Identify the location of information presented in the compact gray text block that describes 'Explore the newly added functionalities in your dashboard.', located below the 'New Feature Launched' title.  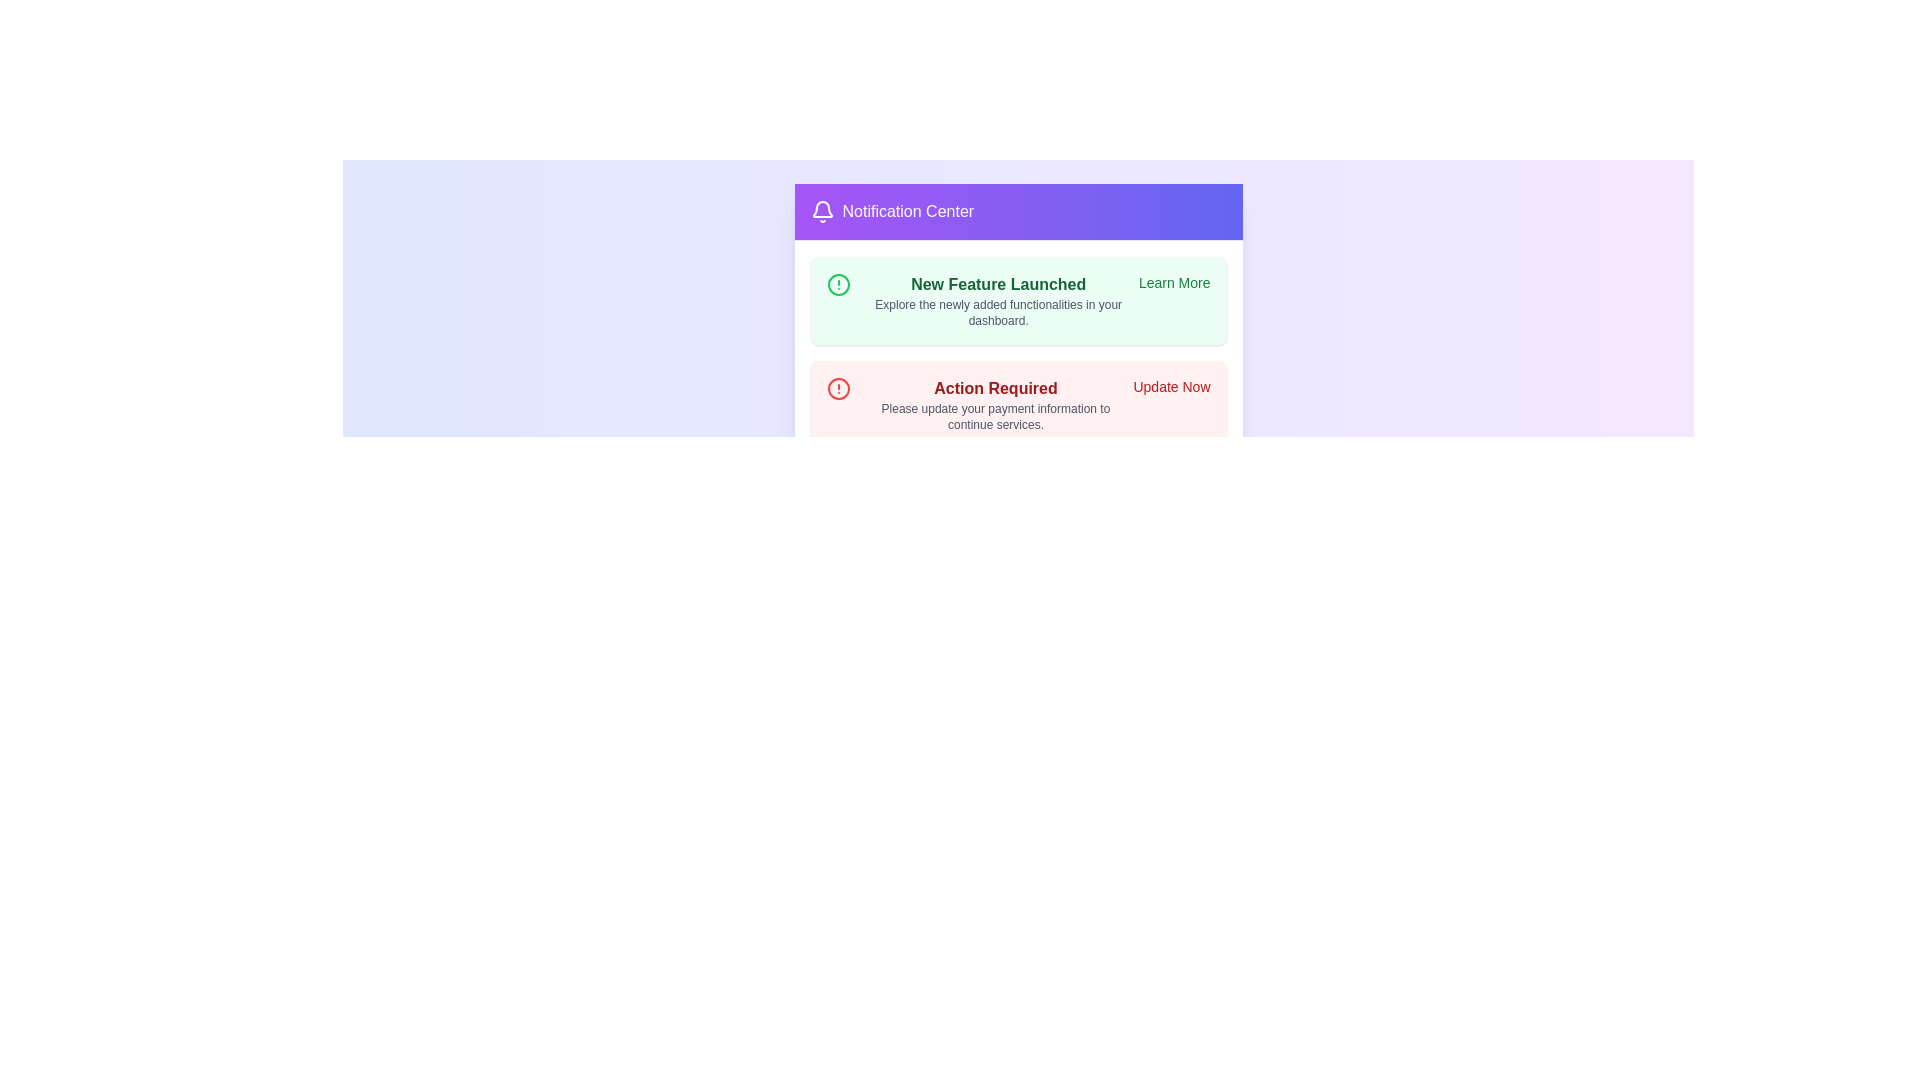
(998, 312).